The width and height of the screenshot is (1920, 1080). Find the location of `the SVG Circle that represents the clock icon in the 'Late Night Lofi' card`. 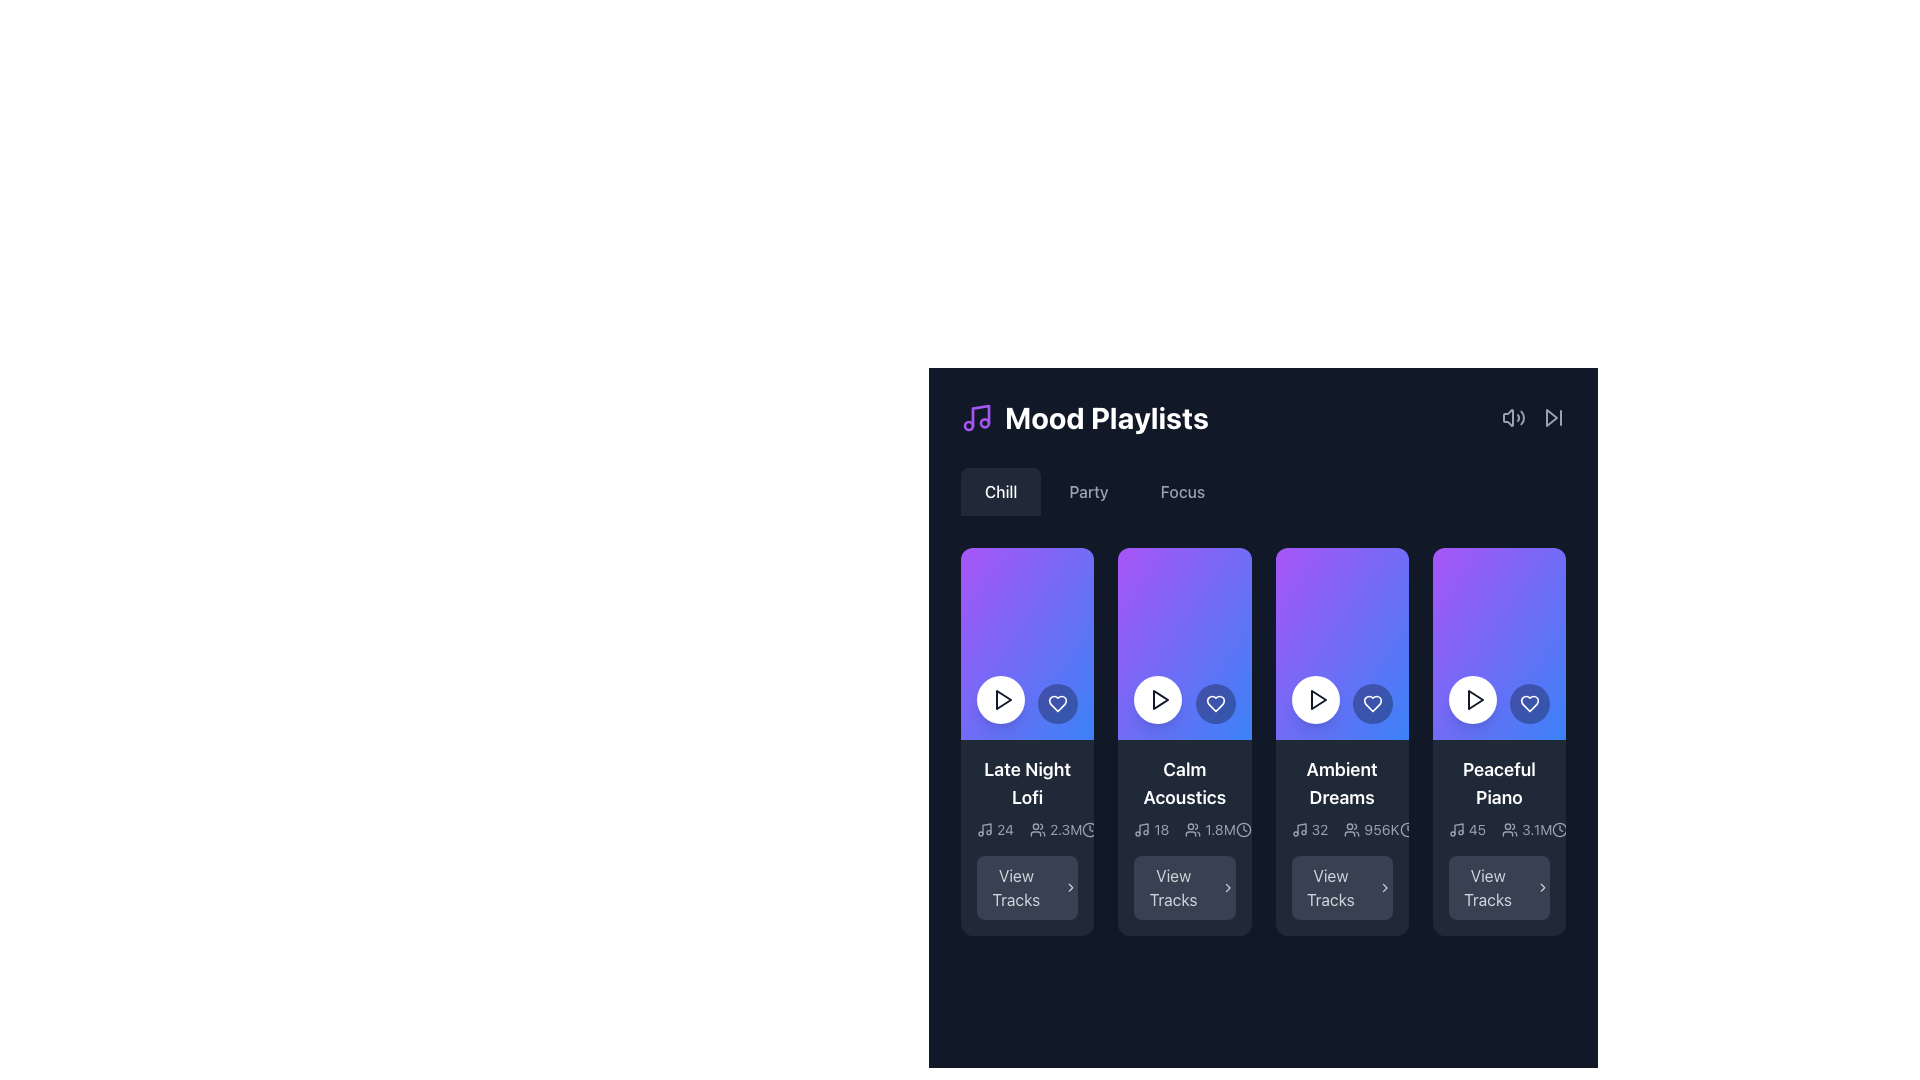

the SVG Circle that represents the clock icon in the 'Late Night Lofi' card is located at coordinates (1089, 829).